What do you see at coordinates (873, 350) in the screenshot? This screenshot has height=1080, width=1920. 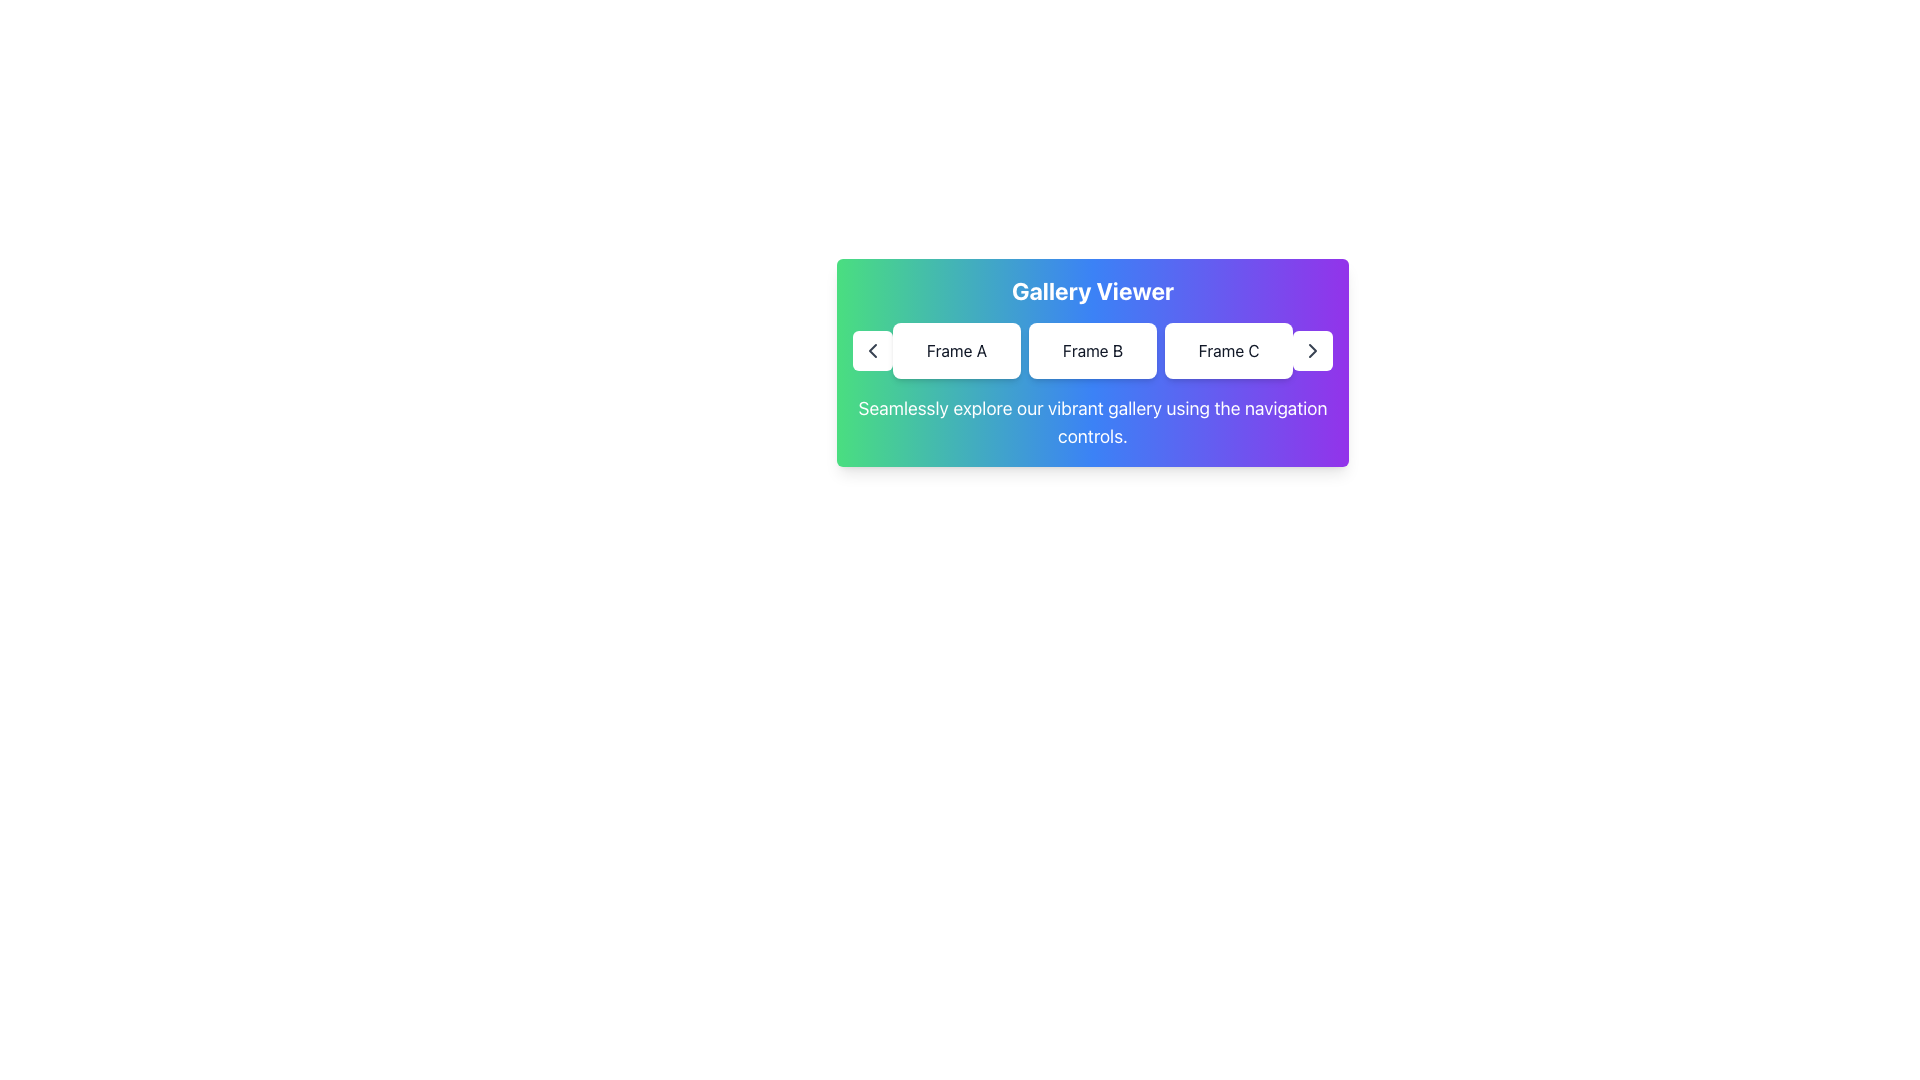 I see `the navigation icon located in the top-left corner of the gallery interface` at bounding box center [873, 350].